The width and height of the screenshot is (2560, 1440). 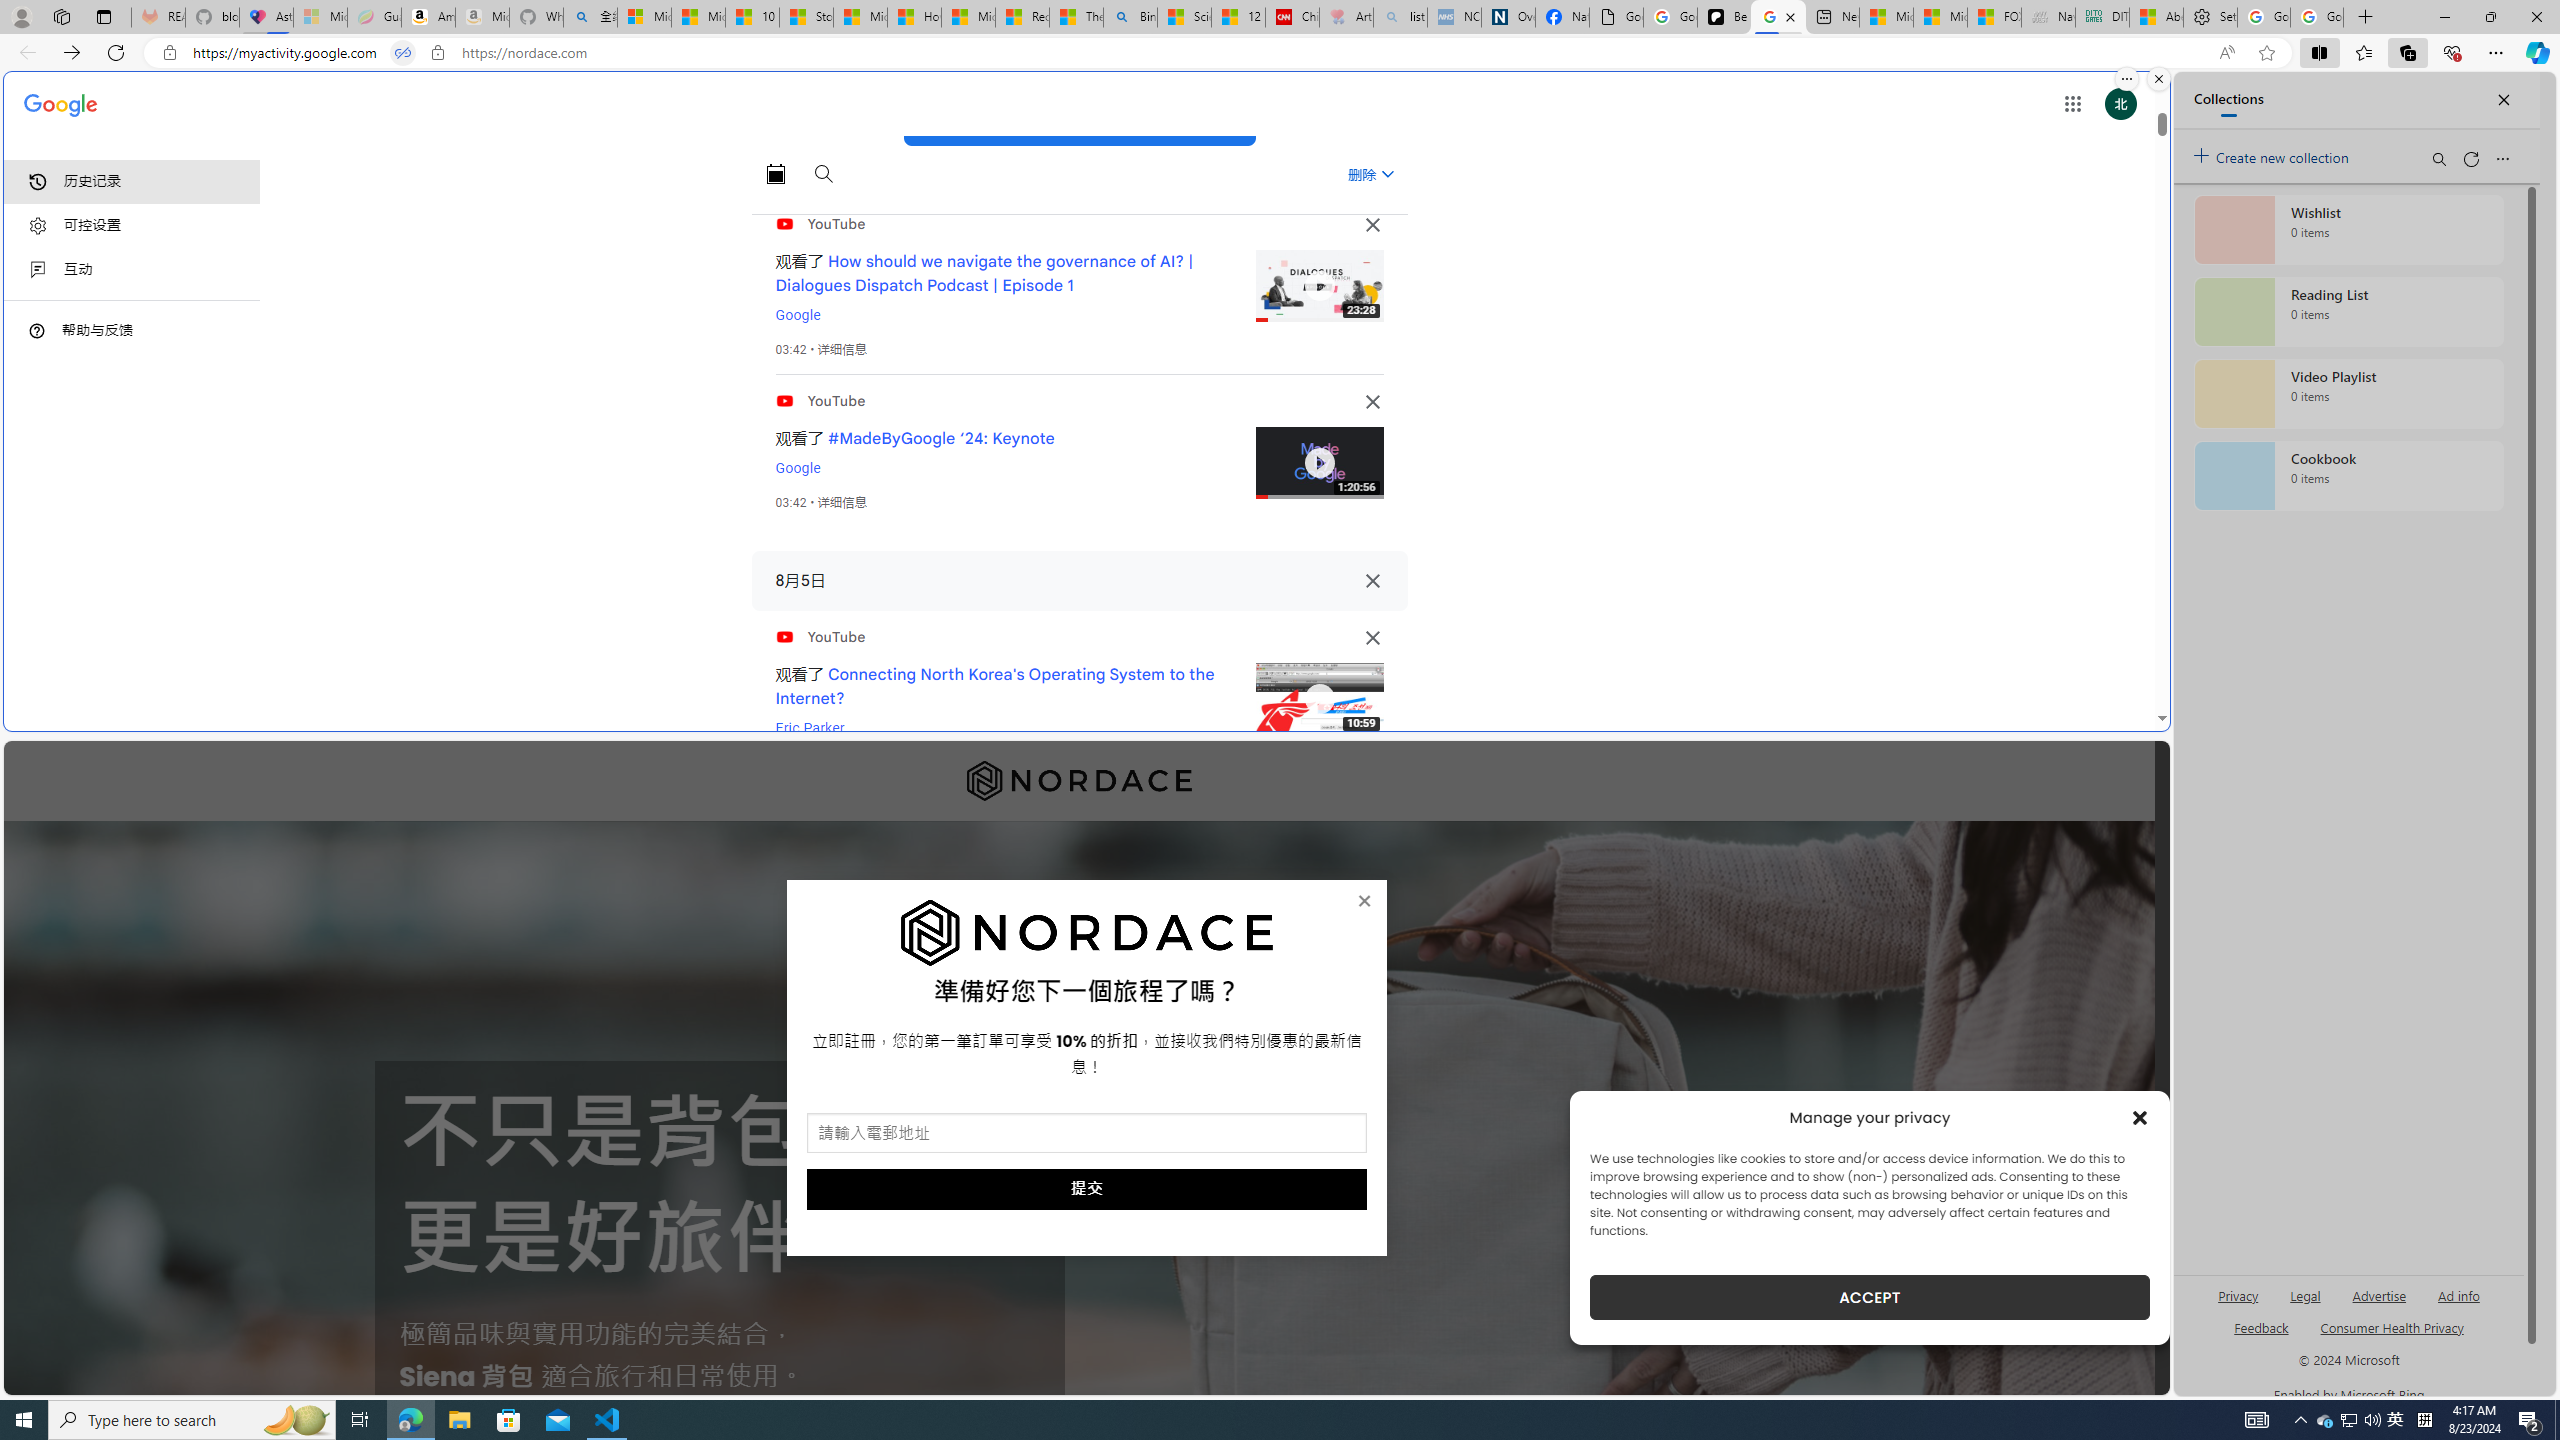 I want to click on 'AutomationID: sb_feedback', so click(x=2261, y=1325).